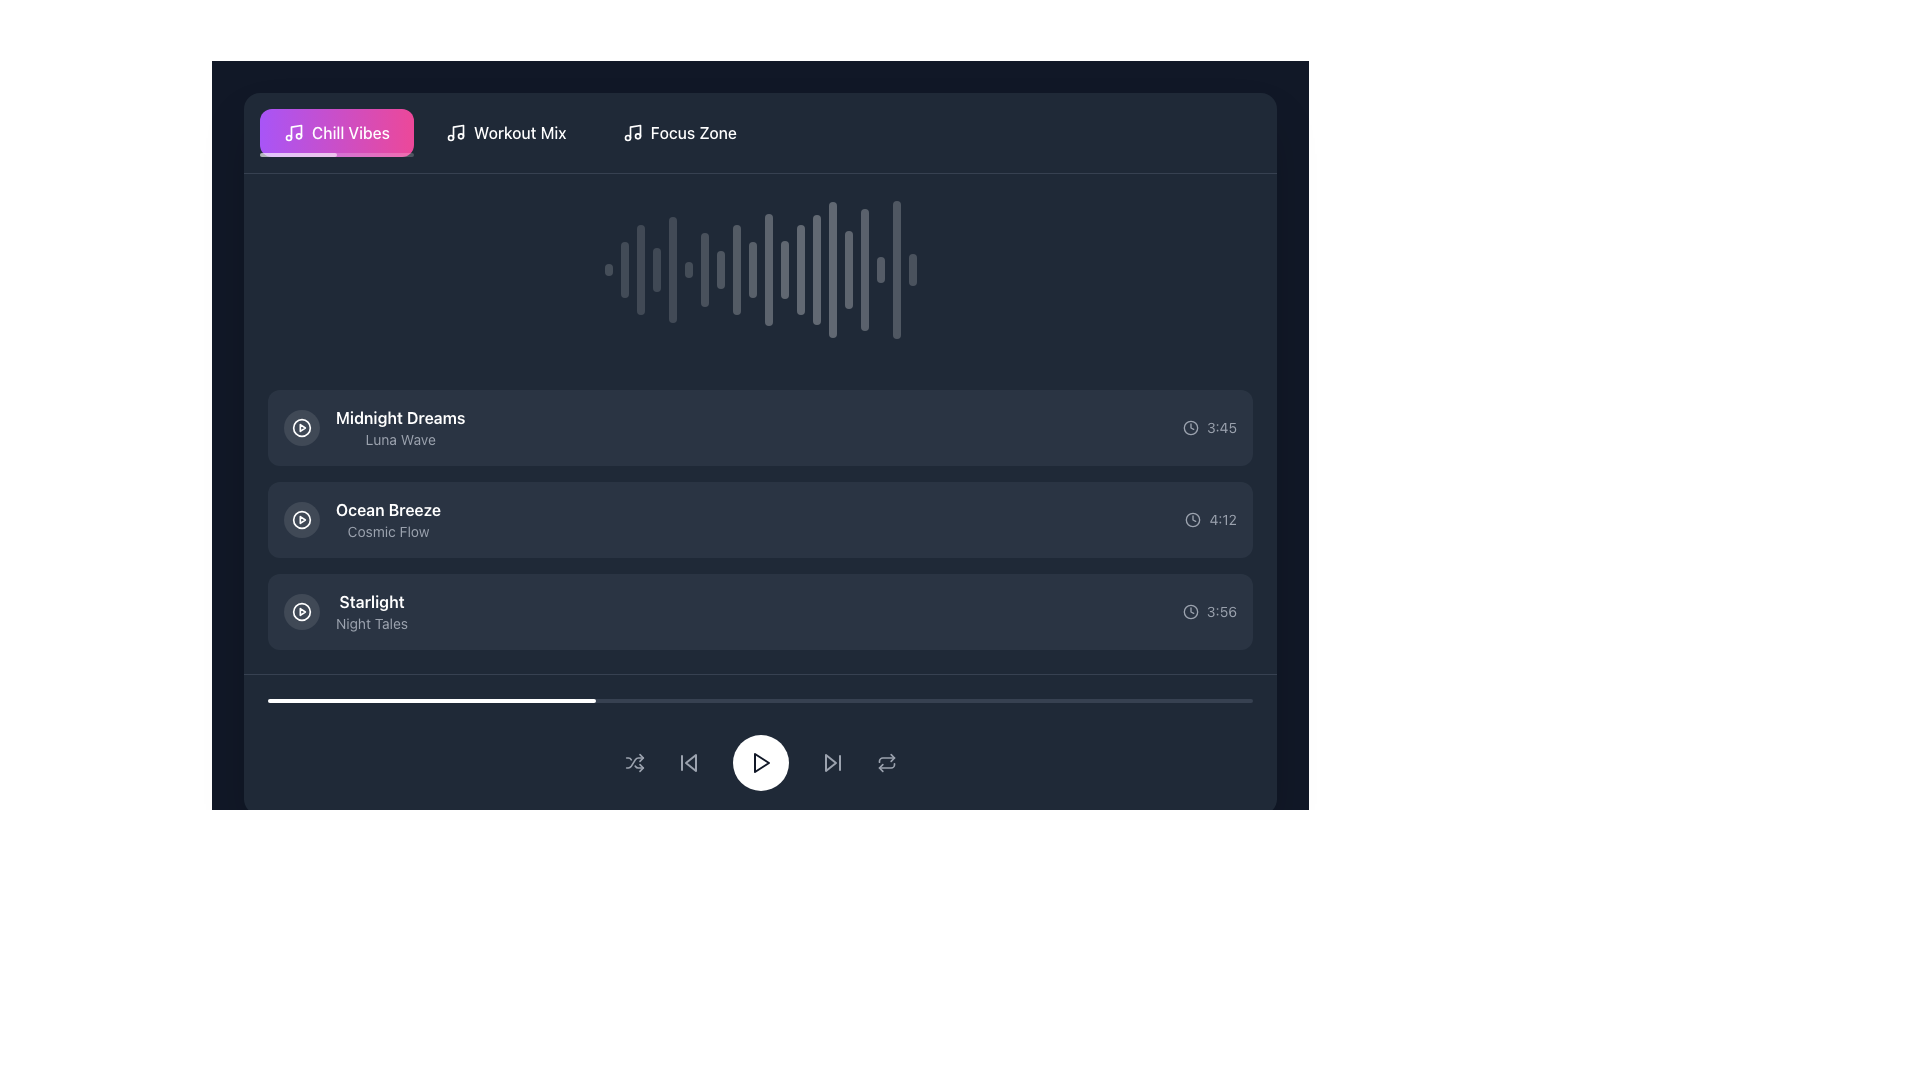  Describe the element at coordinates (400, 438) in the screenshot. I see `the text element displaying 'Luna Wave', which is styled in light gray on a dark background and located below 'Midnight Dreams' in the playlist` at that location.